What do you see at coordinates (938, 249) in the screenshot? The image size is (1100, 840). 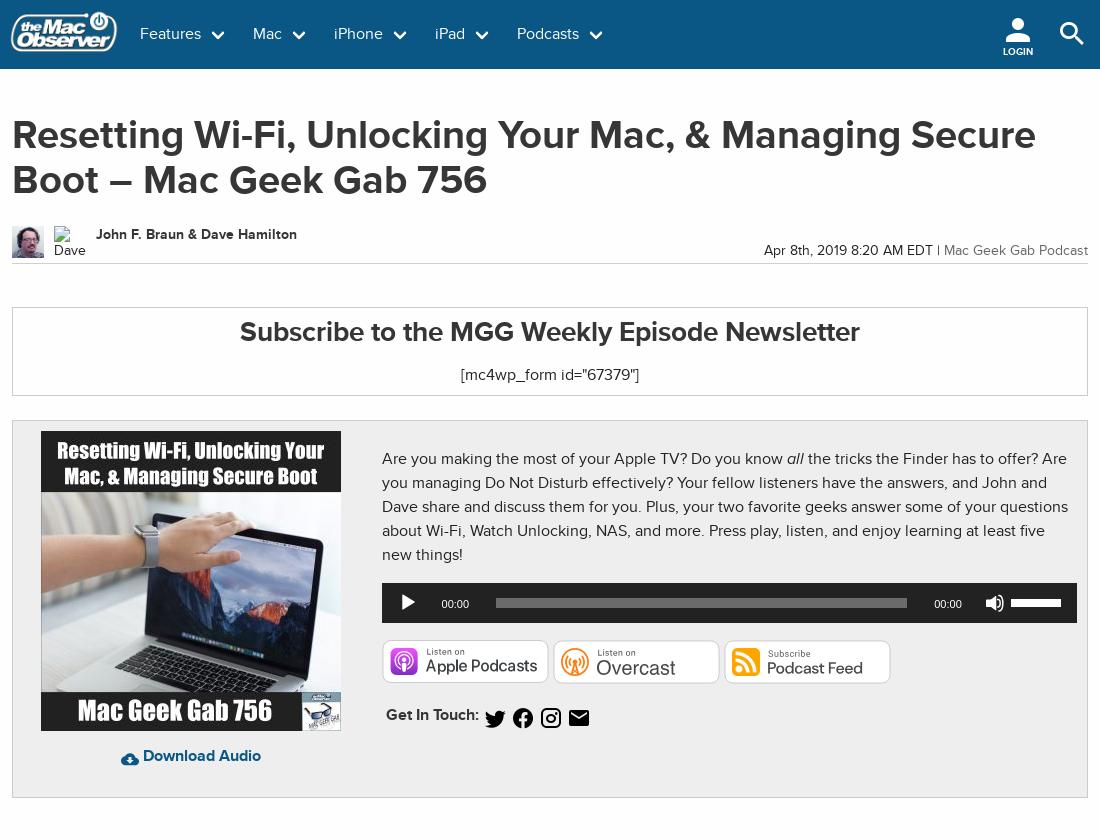 I see `'|'` at bounding box center [938, 249].